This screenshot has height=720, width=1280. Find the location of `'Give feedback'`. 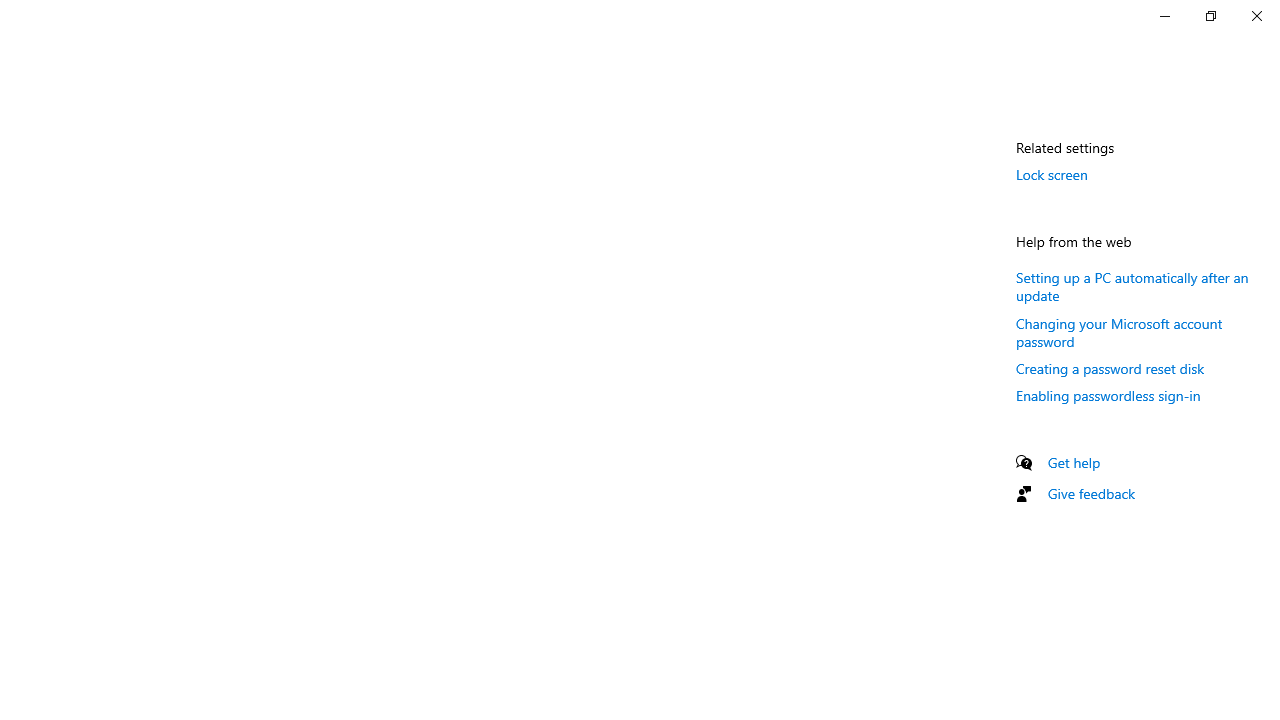

'Give feedback' is located at coordinates (1090, 493).